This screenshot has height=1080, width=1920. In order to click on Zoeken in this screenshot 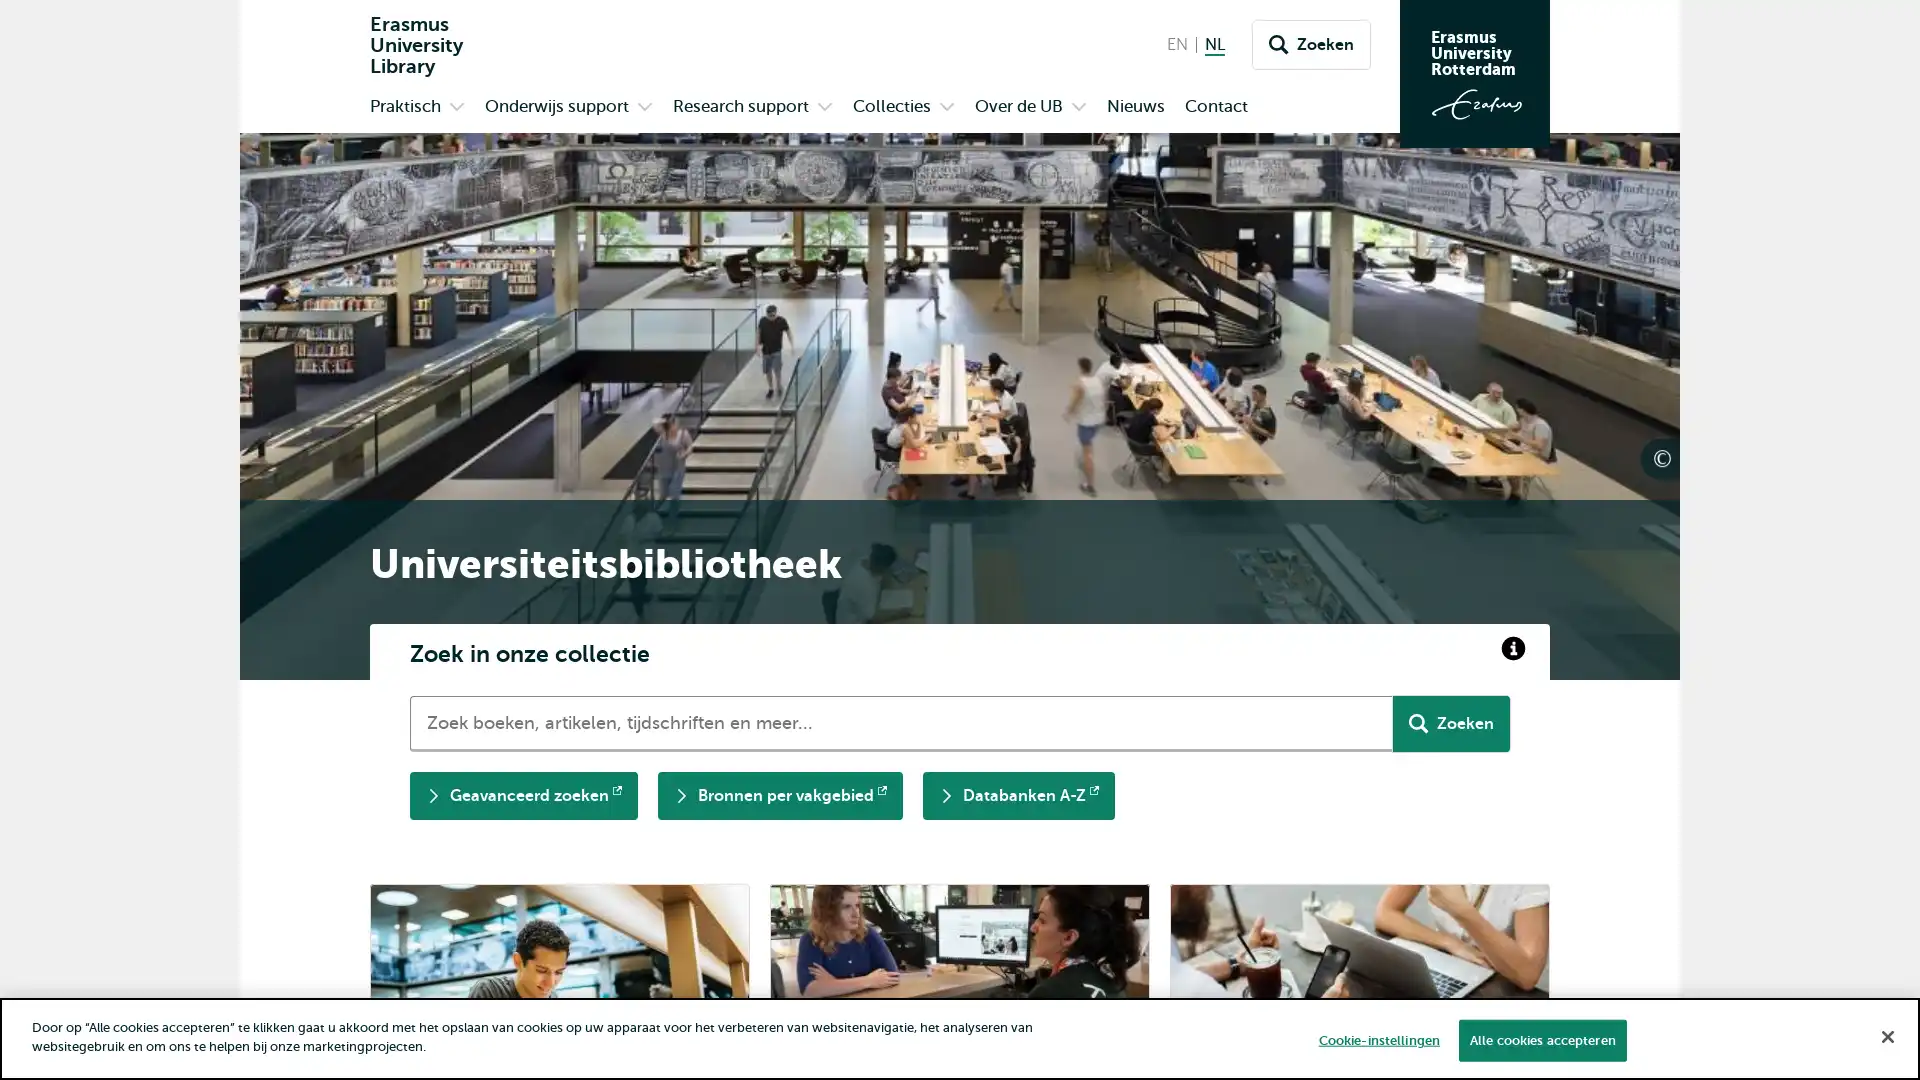, I will do `click(1451, 725)`.